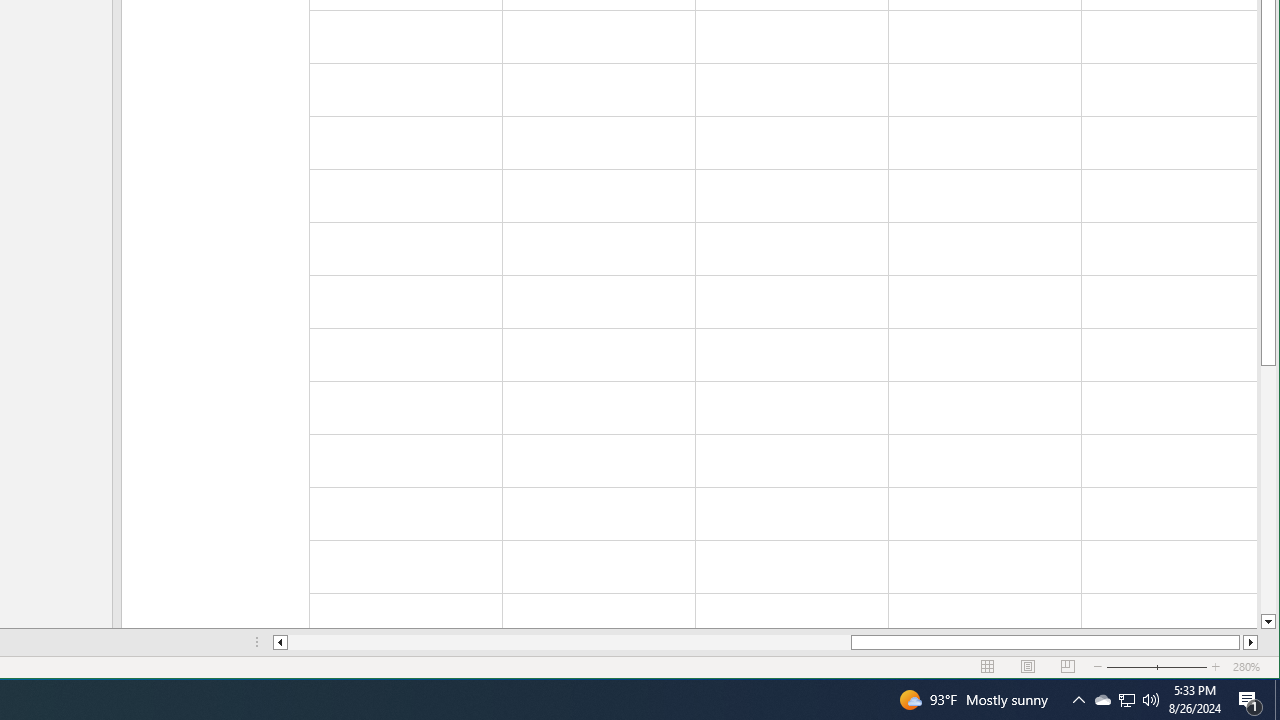 The width and height of the screenshot is (1280, 720). I want to click on 'Notification Chevron', so click(1078, 698).